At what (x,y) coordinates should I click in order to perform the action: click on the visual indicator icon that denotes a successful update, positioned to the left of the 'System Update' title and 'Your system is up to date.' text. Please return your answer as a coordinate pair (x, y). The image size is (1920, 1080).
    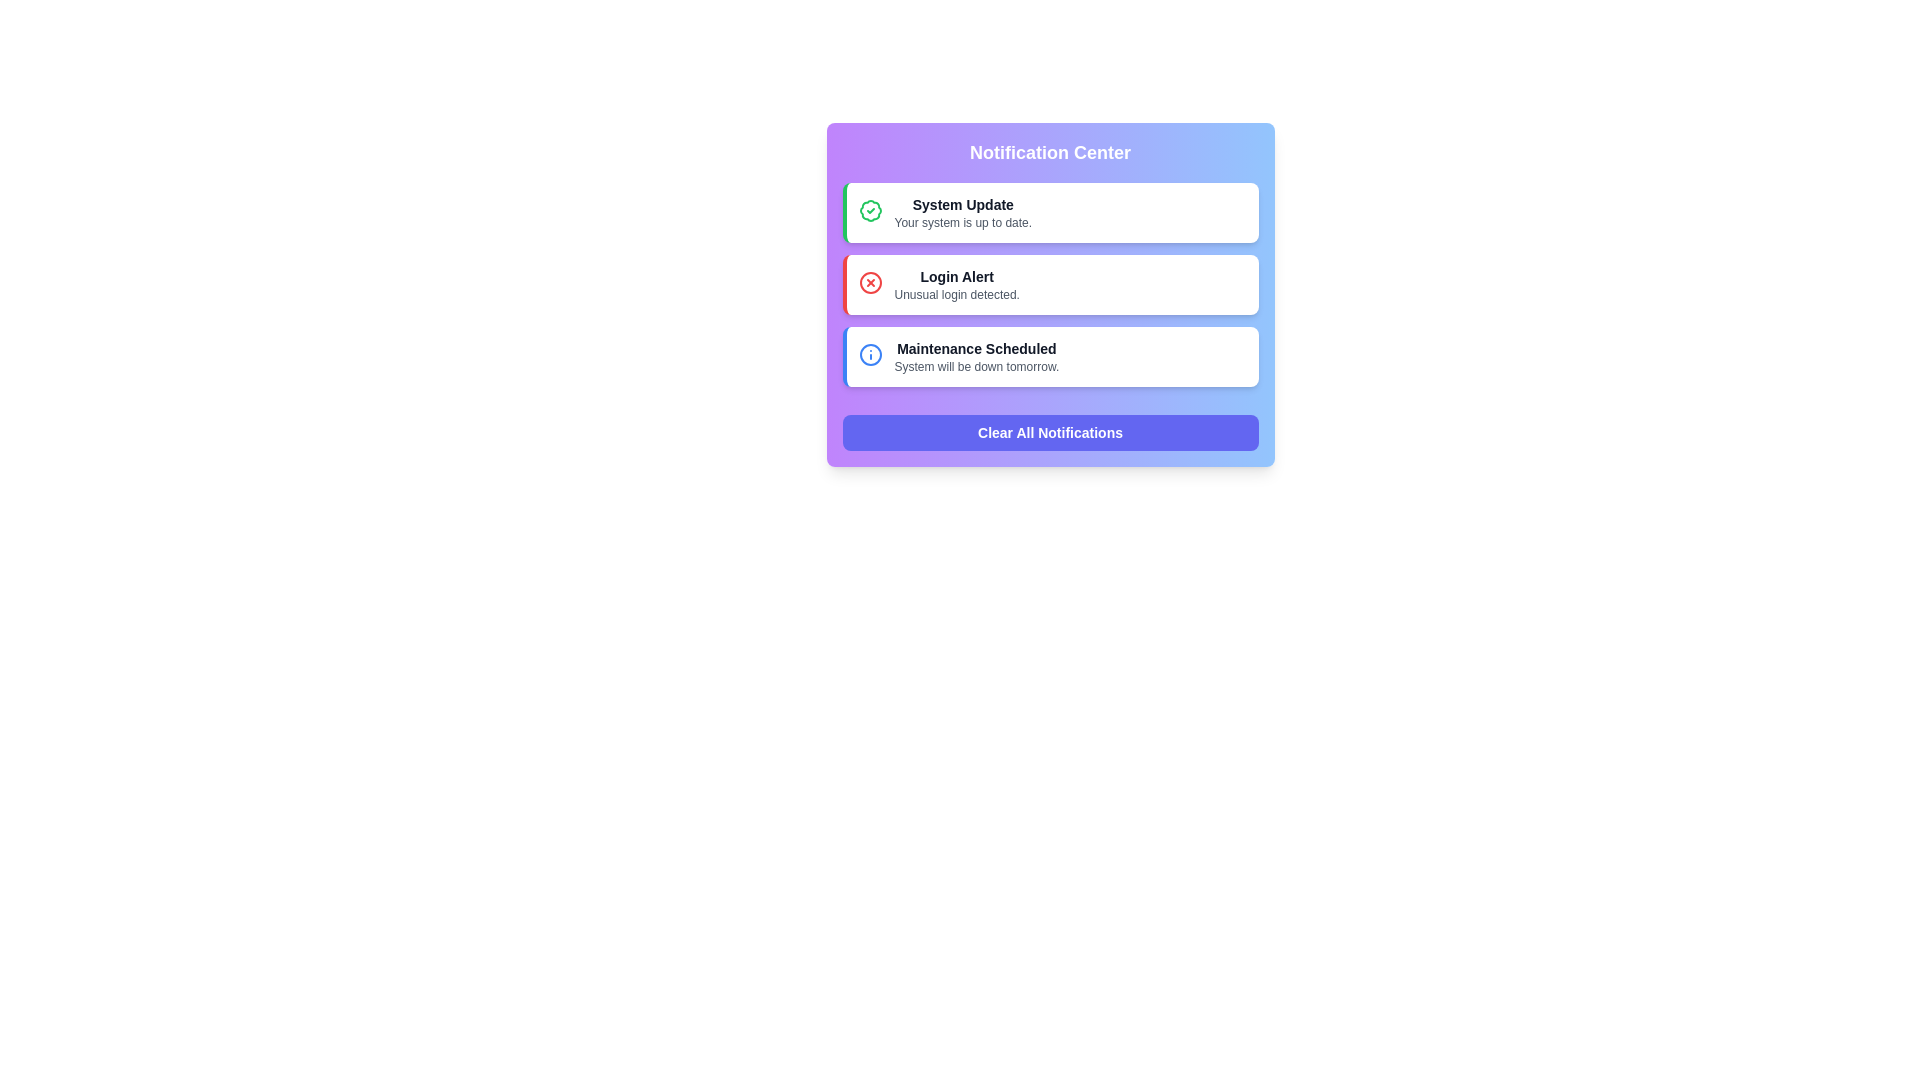
    Looking at the image, I should click on (870, 215).